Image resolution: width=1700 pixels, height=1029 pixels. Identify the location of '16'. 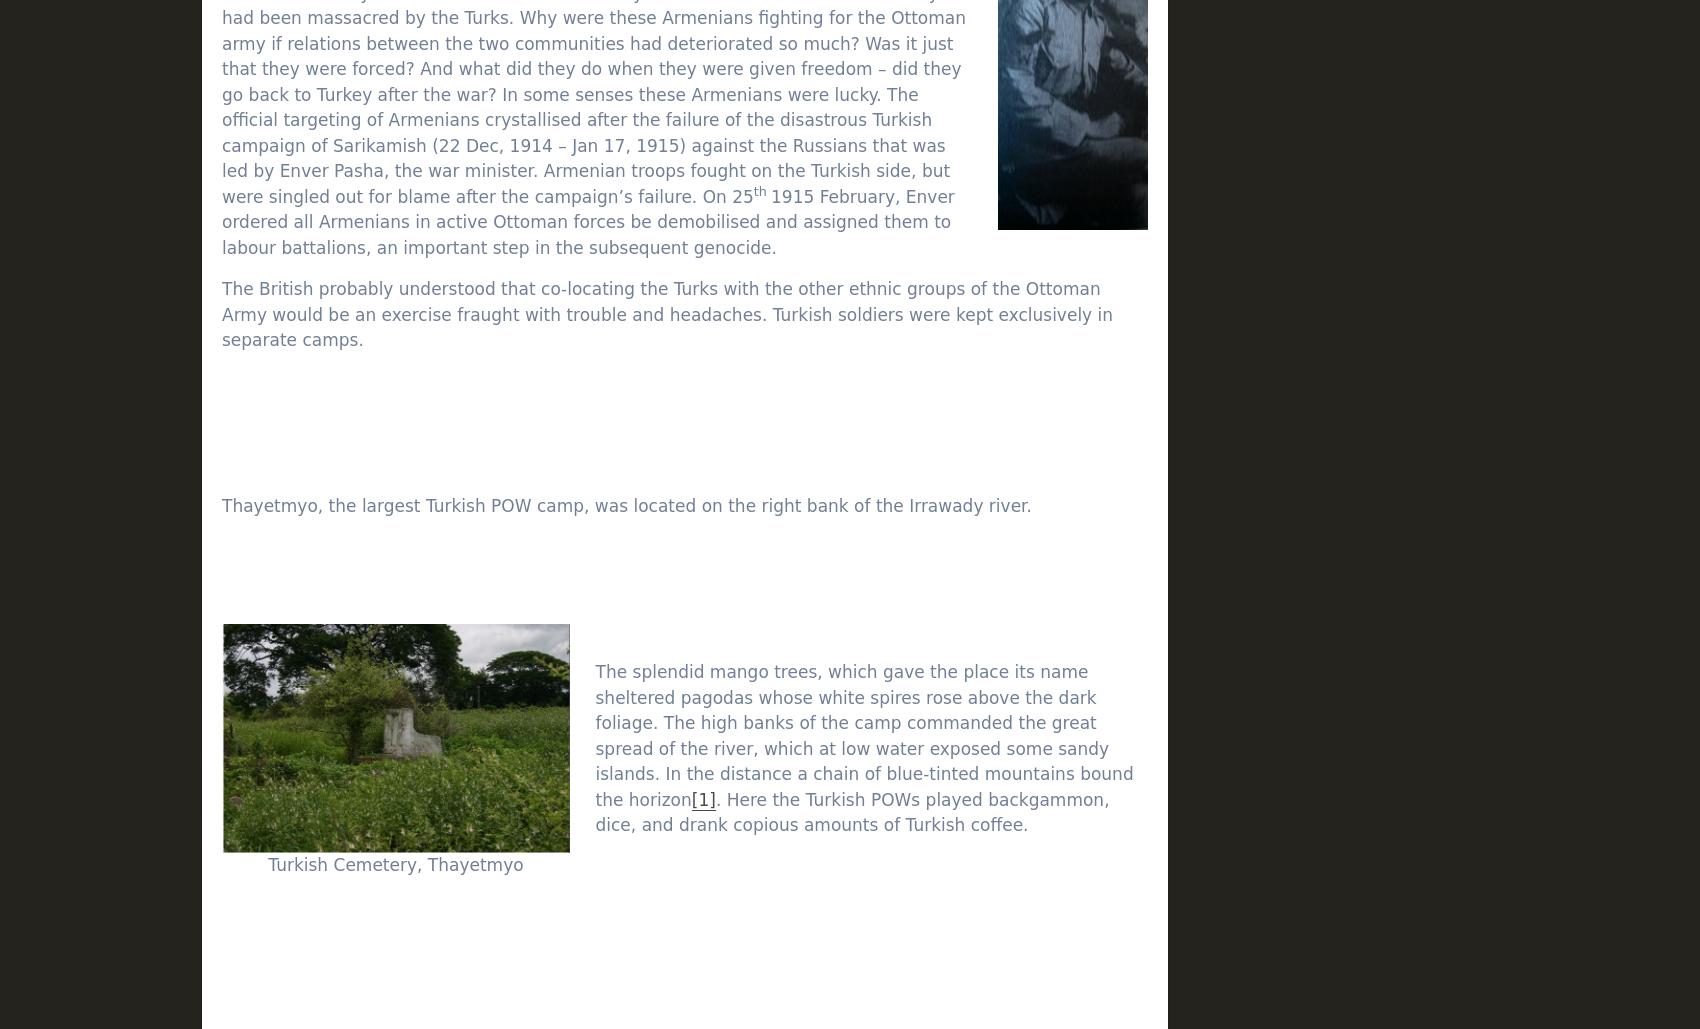
(1359, 765).